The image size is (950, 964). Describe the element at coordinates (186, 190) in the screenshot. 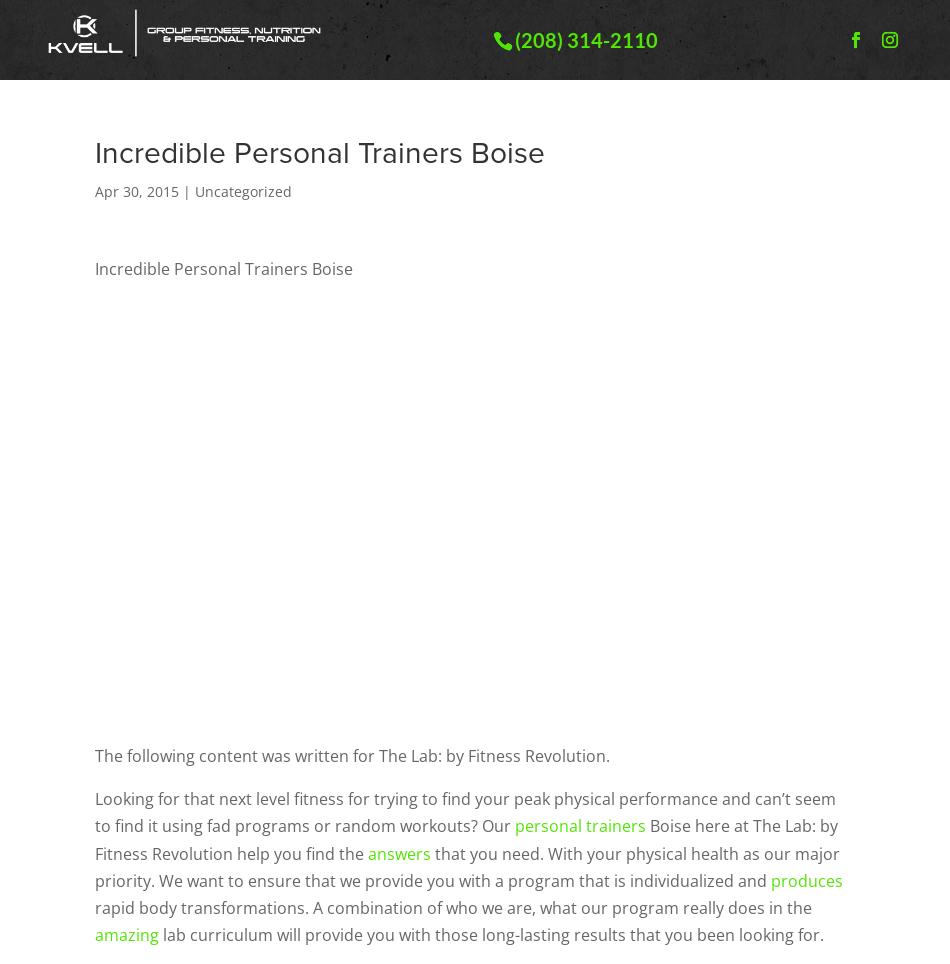

I see `'|'` at that location.